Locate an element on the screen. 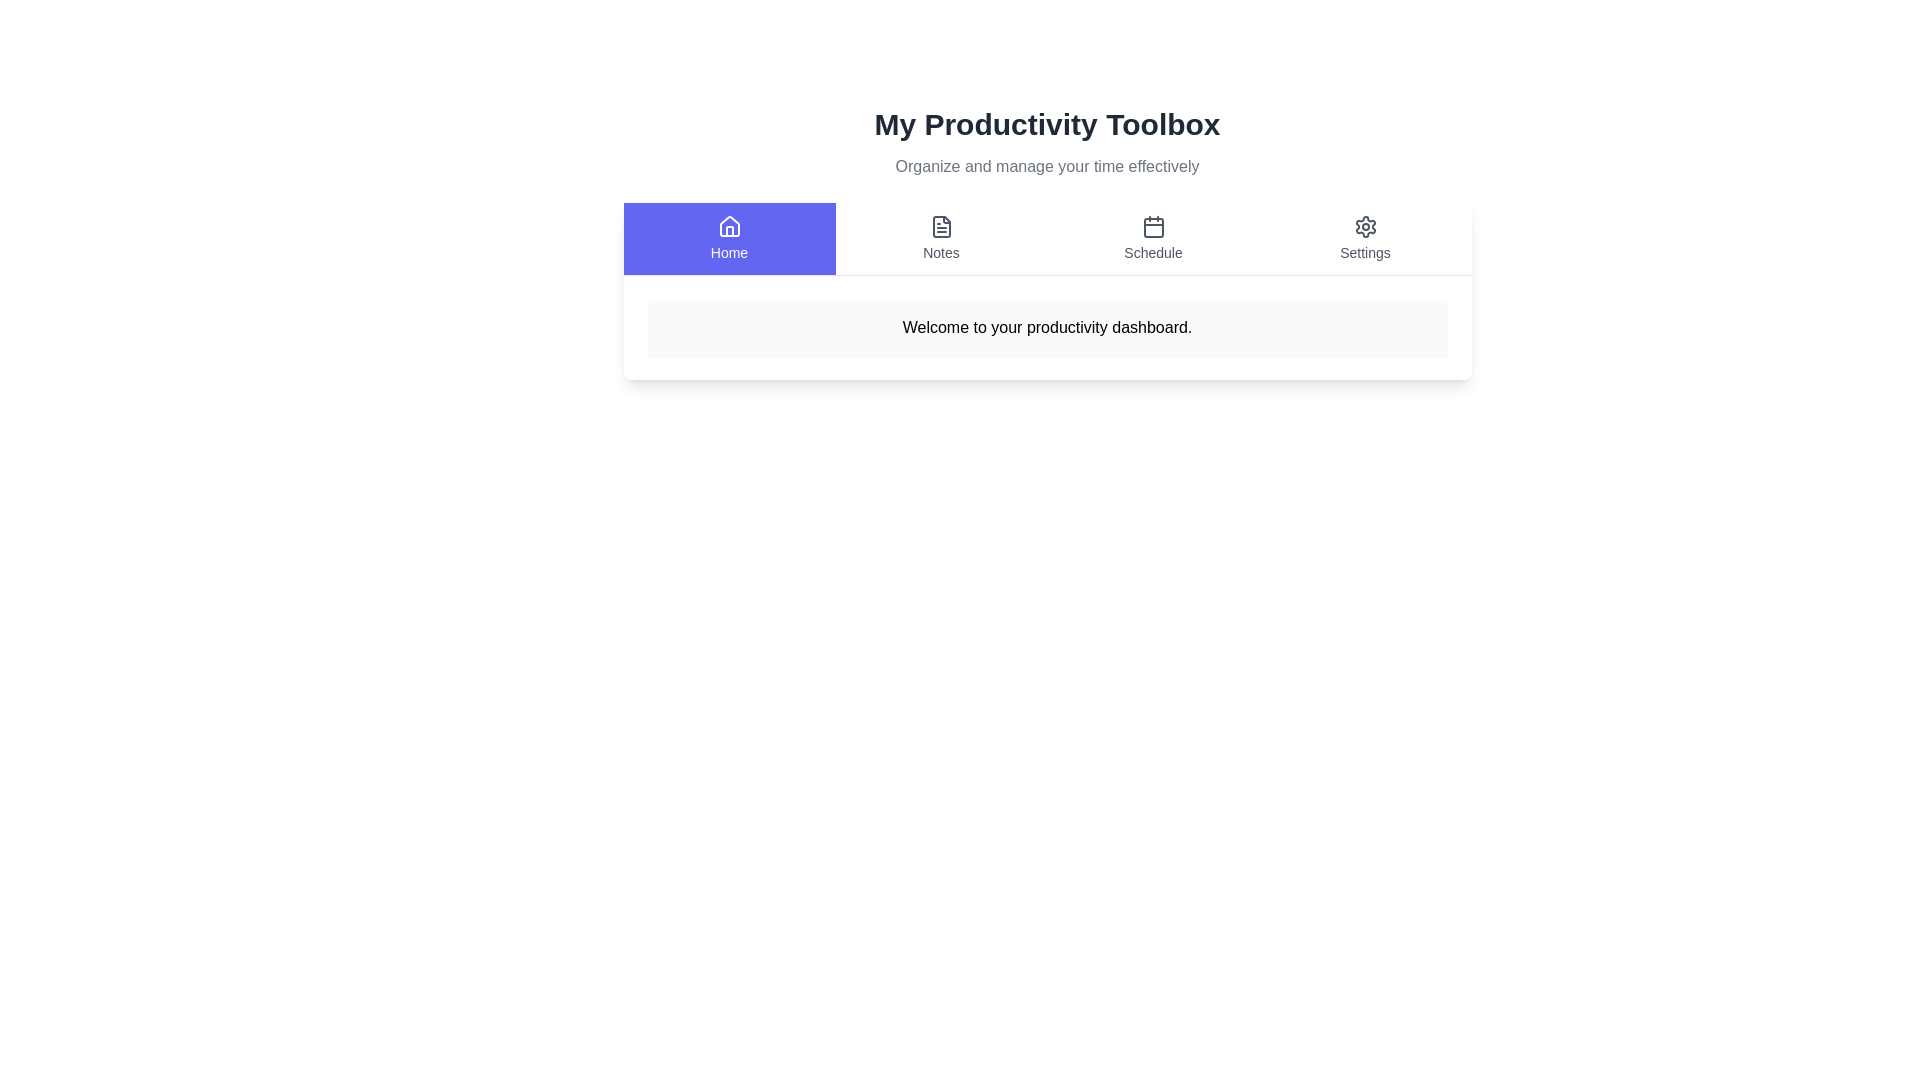 This screenshot has width=1920, height=1080. text content from the title and description display element located at the top section of the content page, above the navigation options is located at coordinates (1046, 141).